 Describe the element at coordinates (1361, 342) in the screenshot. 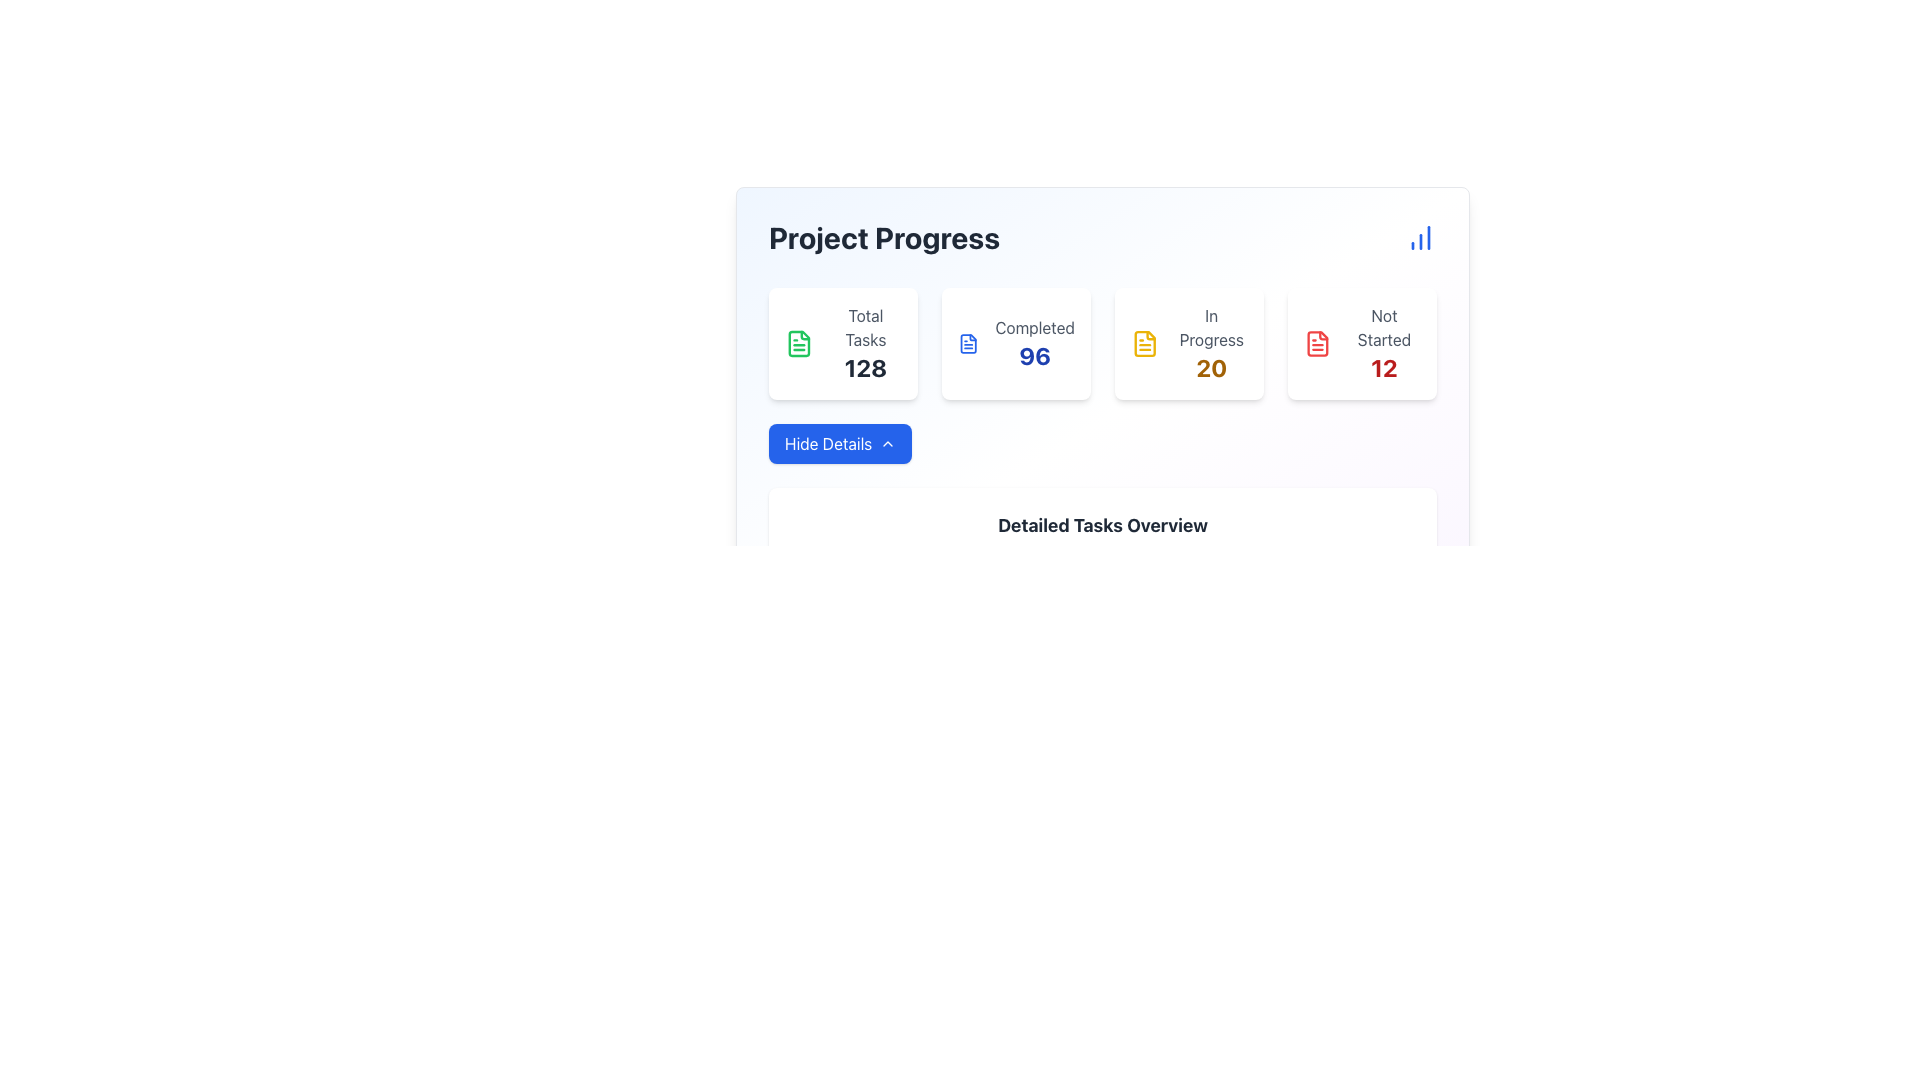

I see `the Informational Card that displays the count of tasks not started, located at the far right of the row below the heading 'Project Progress'` at that location.